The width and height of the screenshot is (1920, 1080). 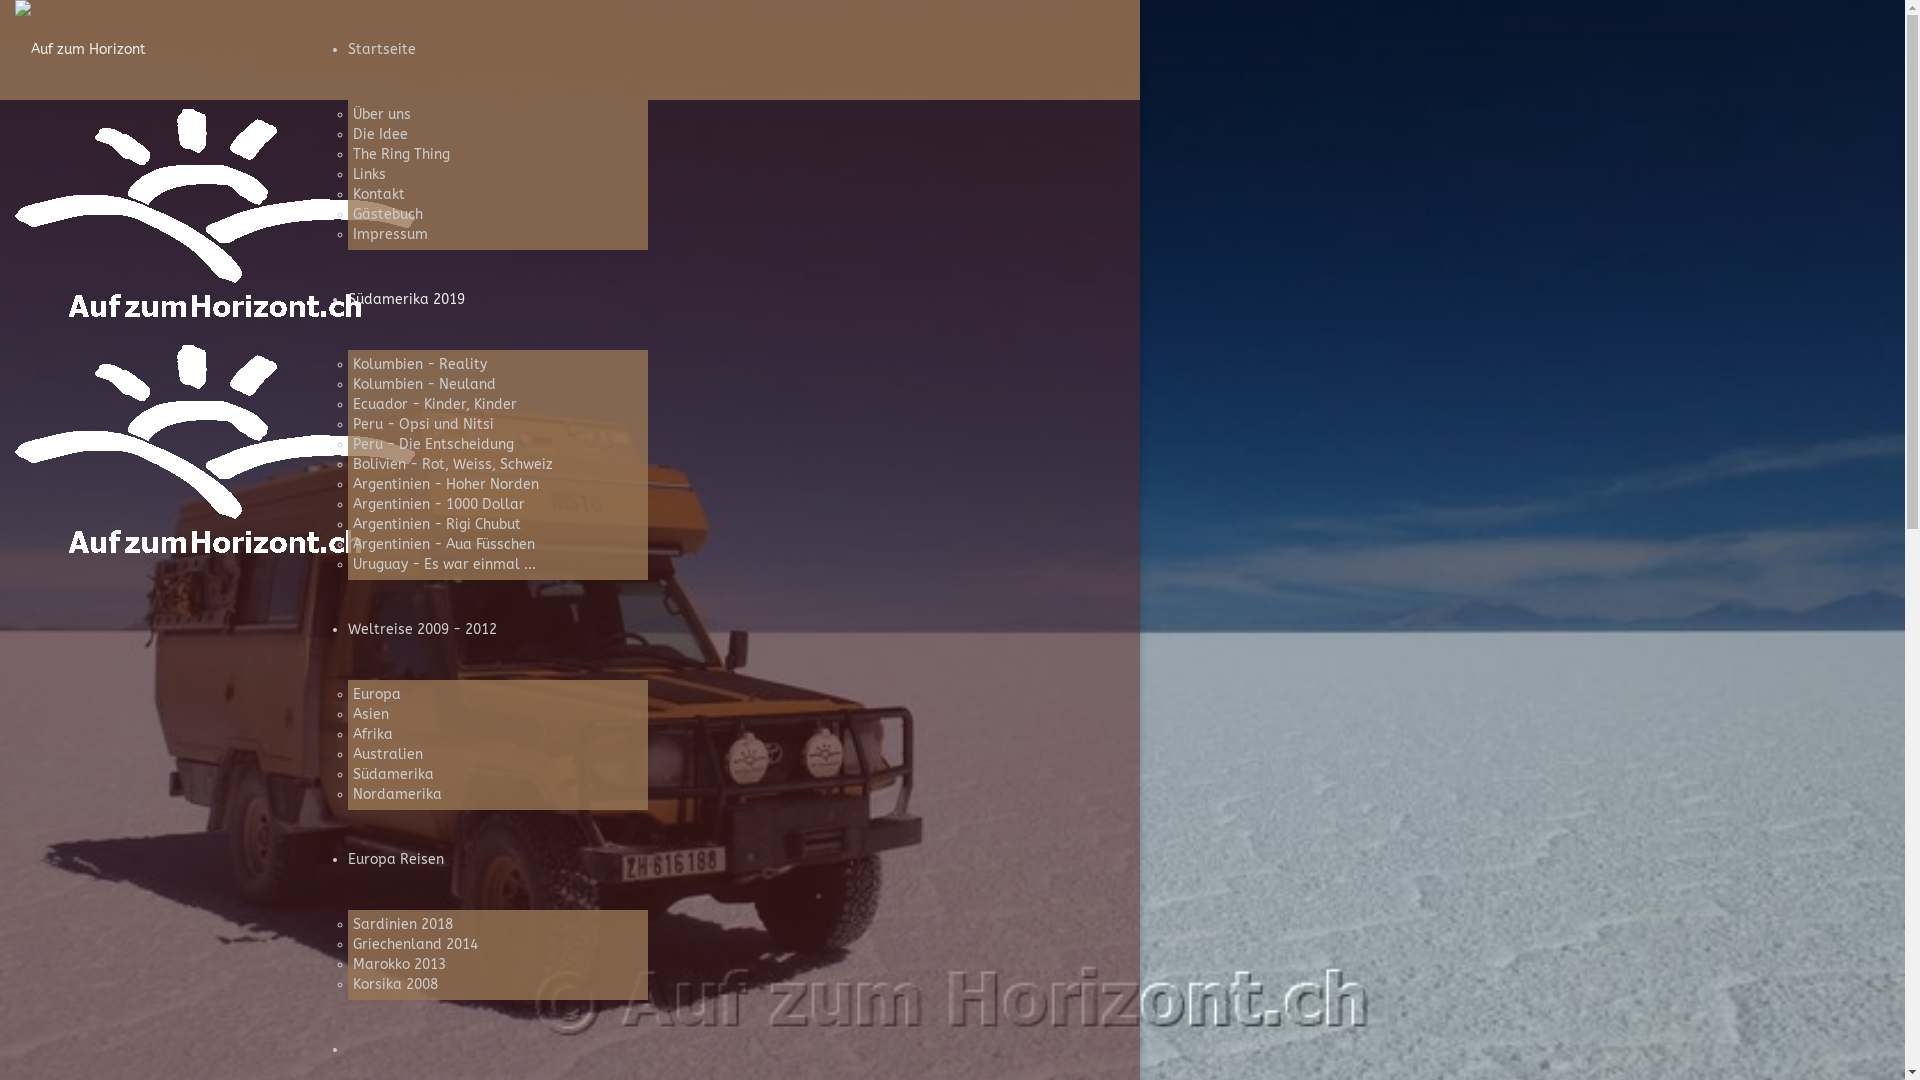 What do you see at coordinates (421, 423) in the screenshot?
I see `'Peru - Opsi und Nitsi'` at bounding box center [421, 423].